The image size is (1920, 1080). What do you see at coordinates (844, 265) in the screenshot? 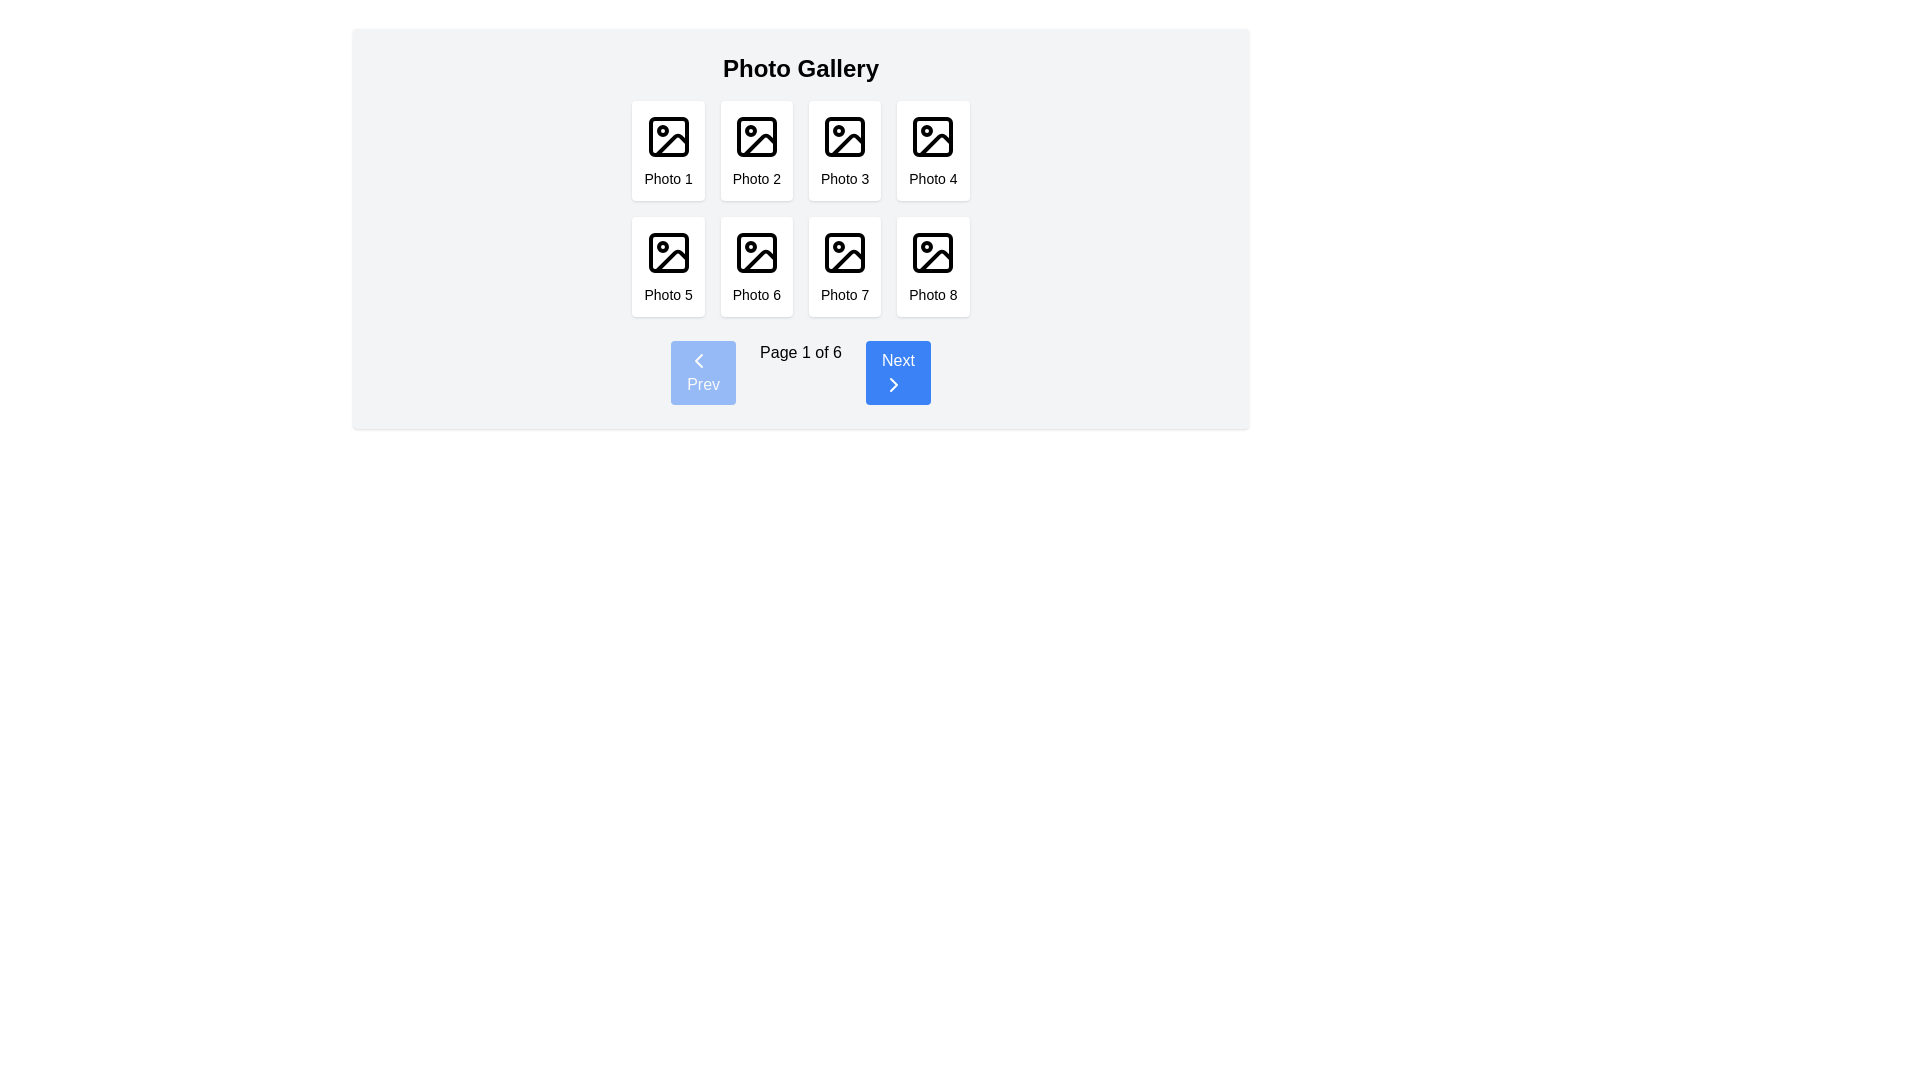
I see `the thumbnail representing 'Photo 7' in the third row and third column` at bounding box center [844, 265].